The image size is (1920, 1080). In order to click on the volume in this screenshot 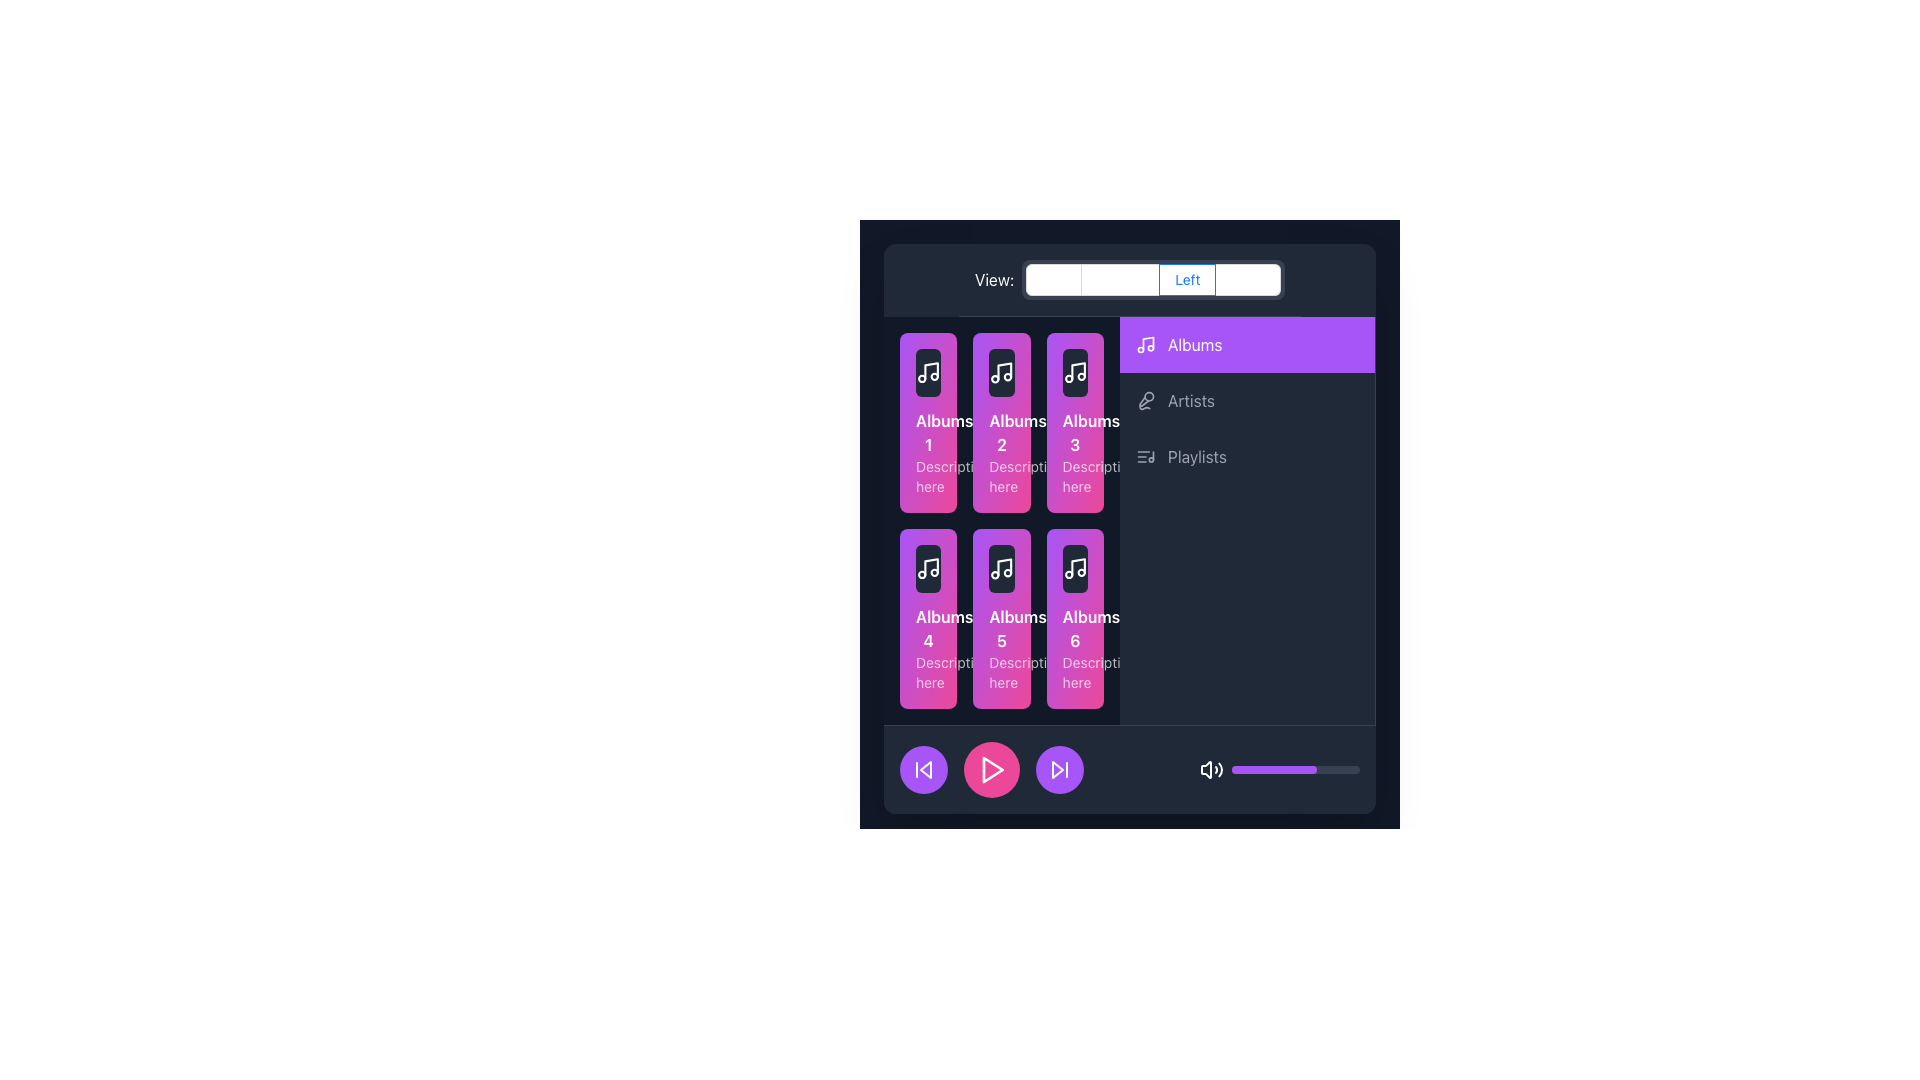, I will do `click(1260, 769)`.